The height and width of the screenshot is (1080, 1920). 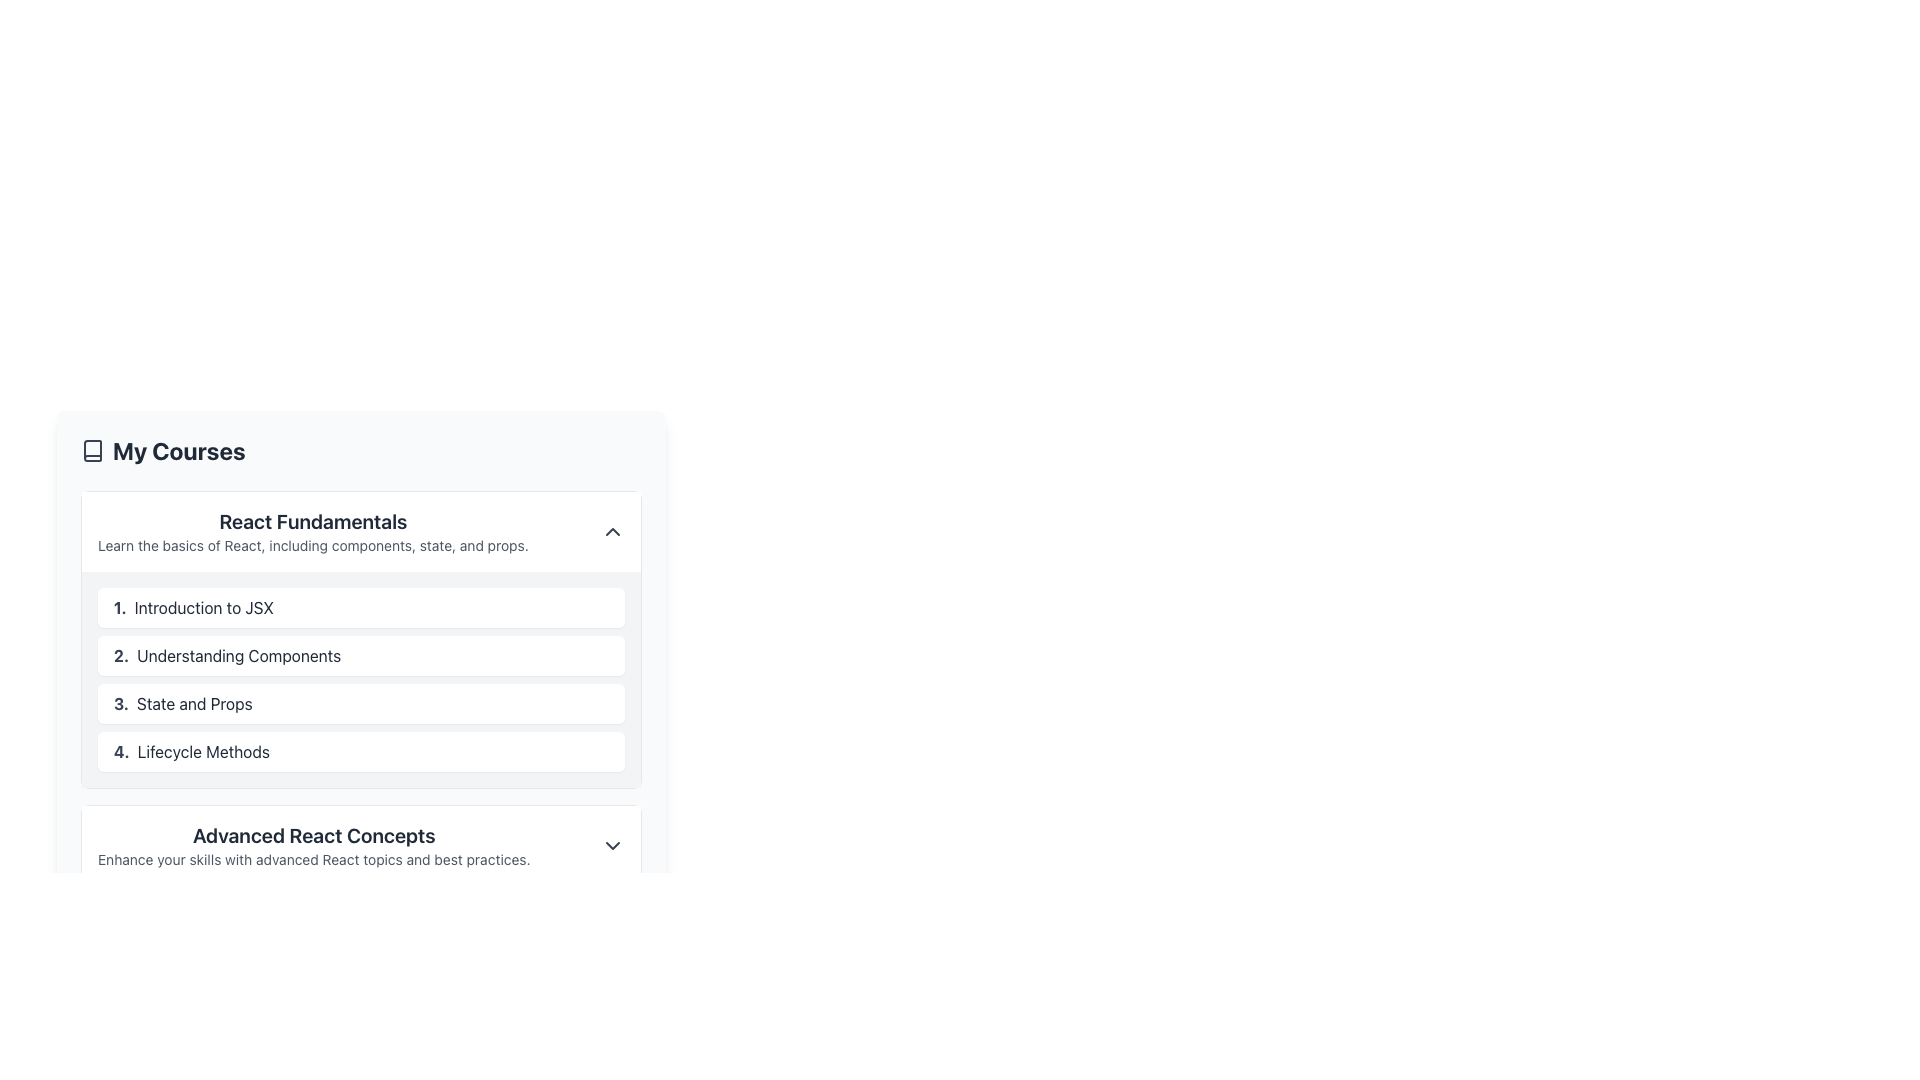 What do you see at coordinates (120, 752) in the screenshot?
I see `the text content adjacent to the fourth item label 'Lifecycle Methods' in the structured list under 'React Fundamentals.'` at bounding box center [120, 752].